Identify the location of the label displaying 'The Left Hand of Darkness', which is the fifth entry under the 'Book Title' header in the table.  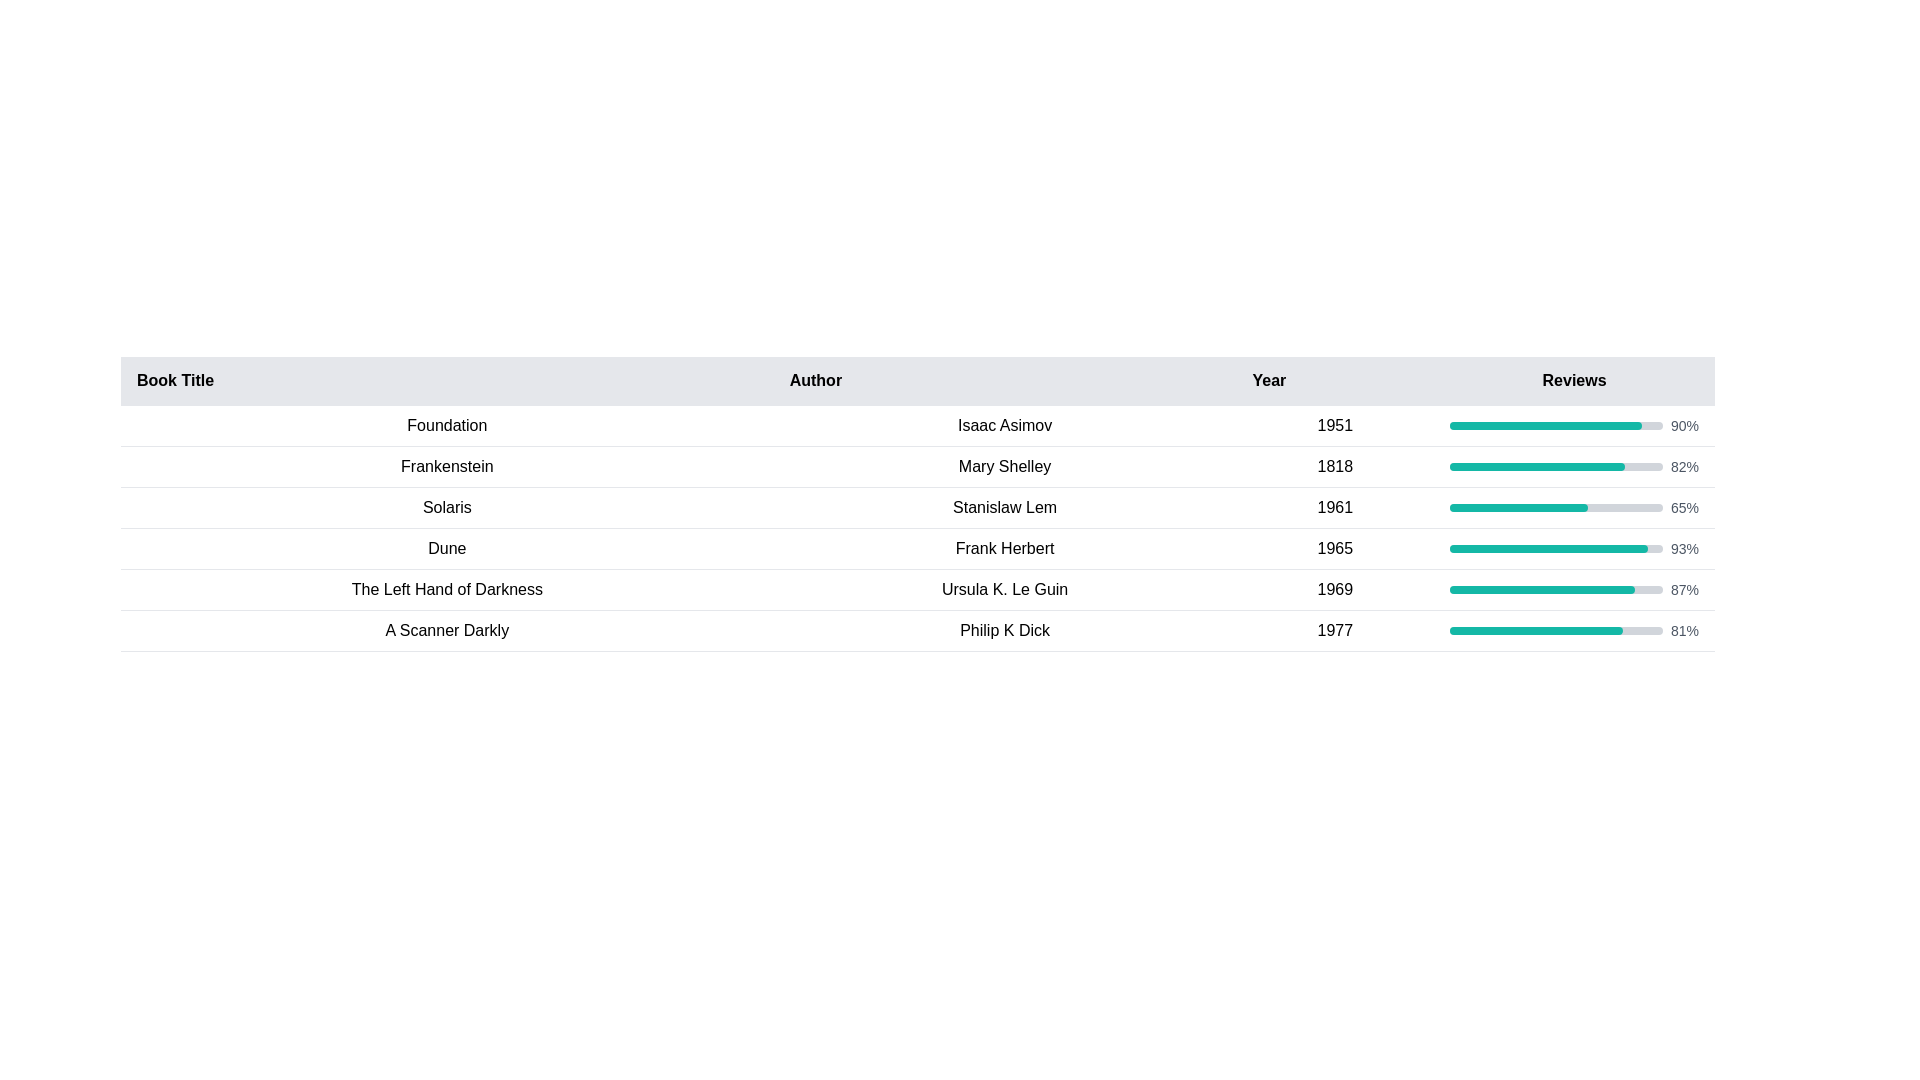
(446, 589).